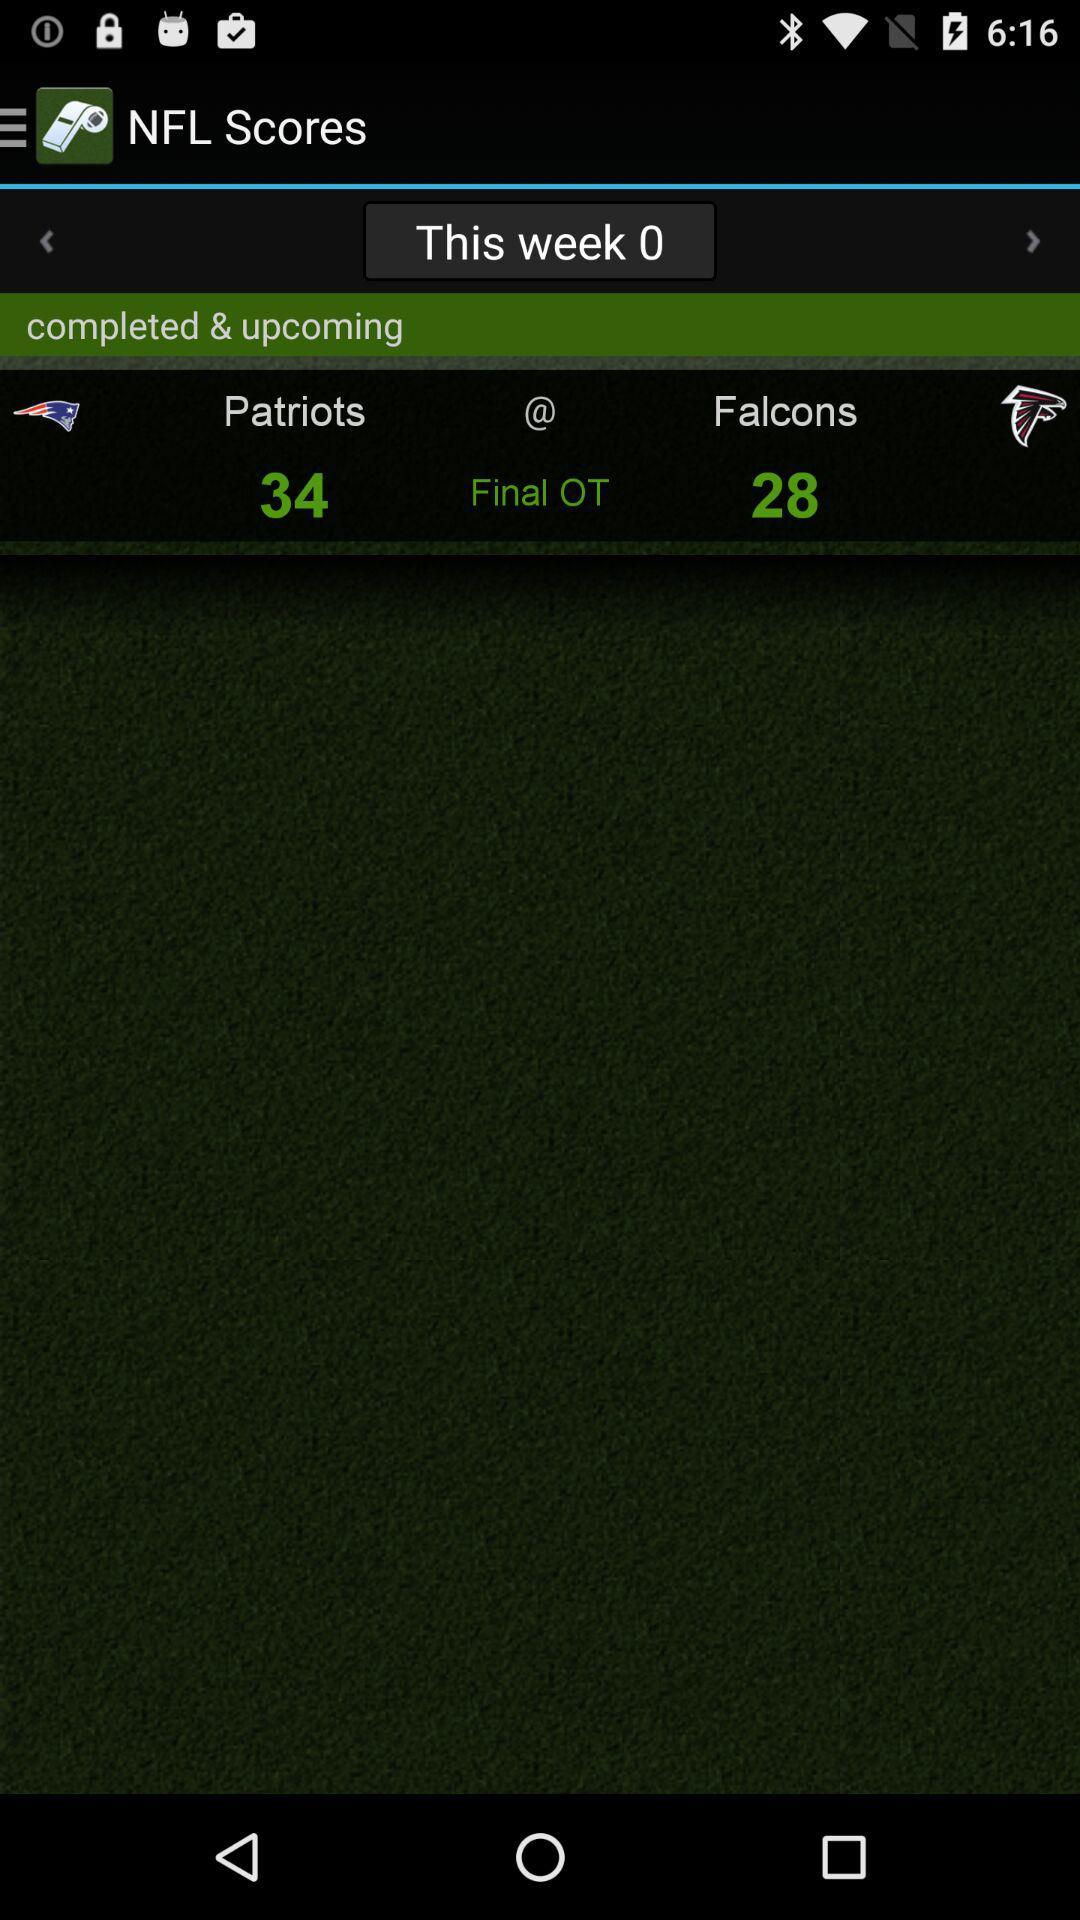 The image size is (1080, 1920). I want to click on the item above completed & upcoming app, so click(540, 240).